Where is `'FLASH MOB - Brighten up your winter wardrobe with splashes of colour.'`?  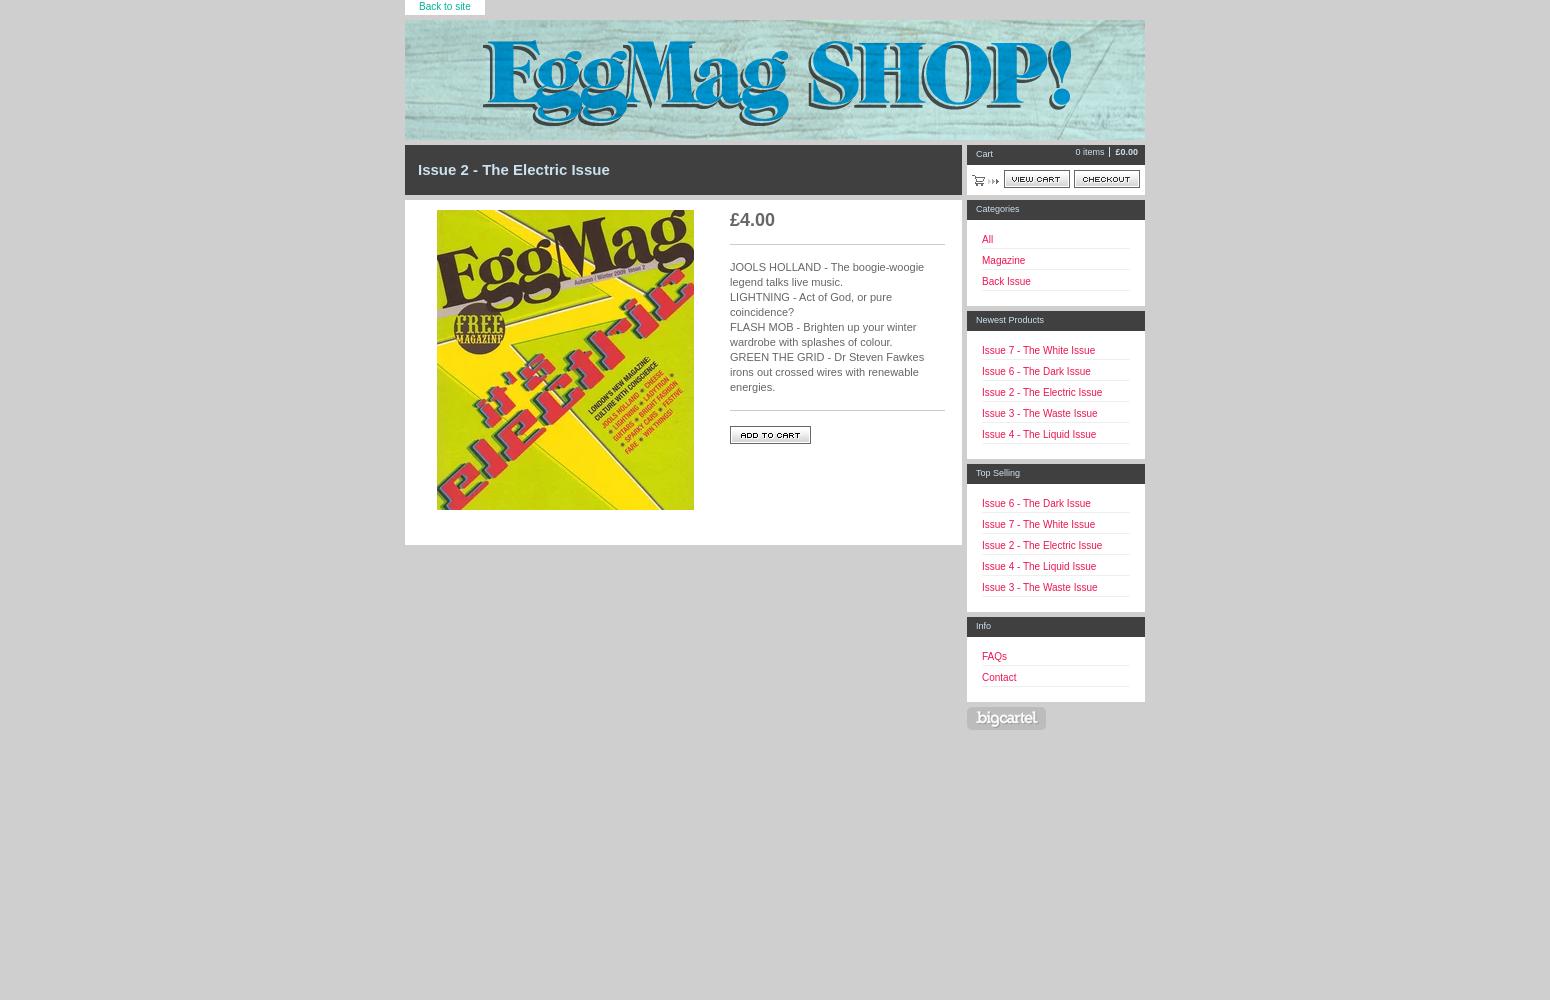
'FLASH MOB - Brighten up your winter wardrobe with splashes of colour.' is located at coordinates (730, 333).